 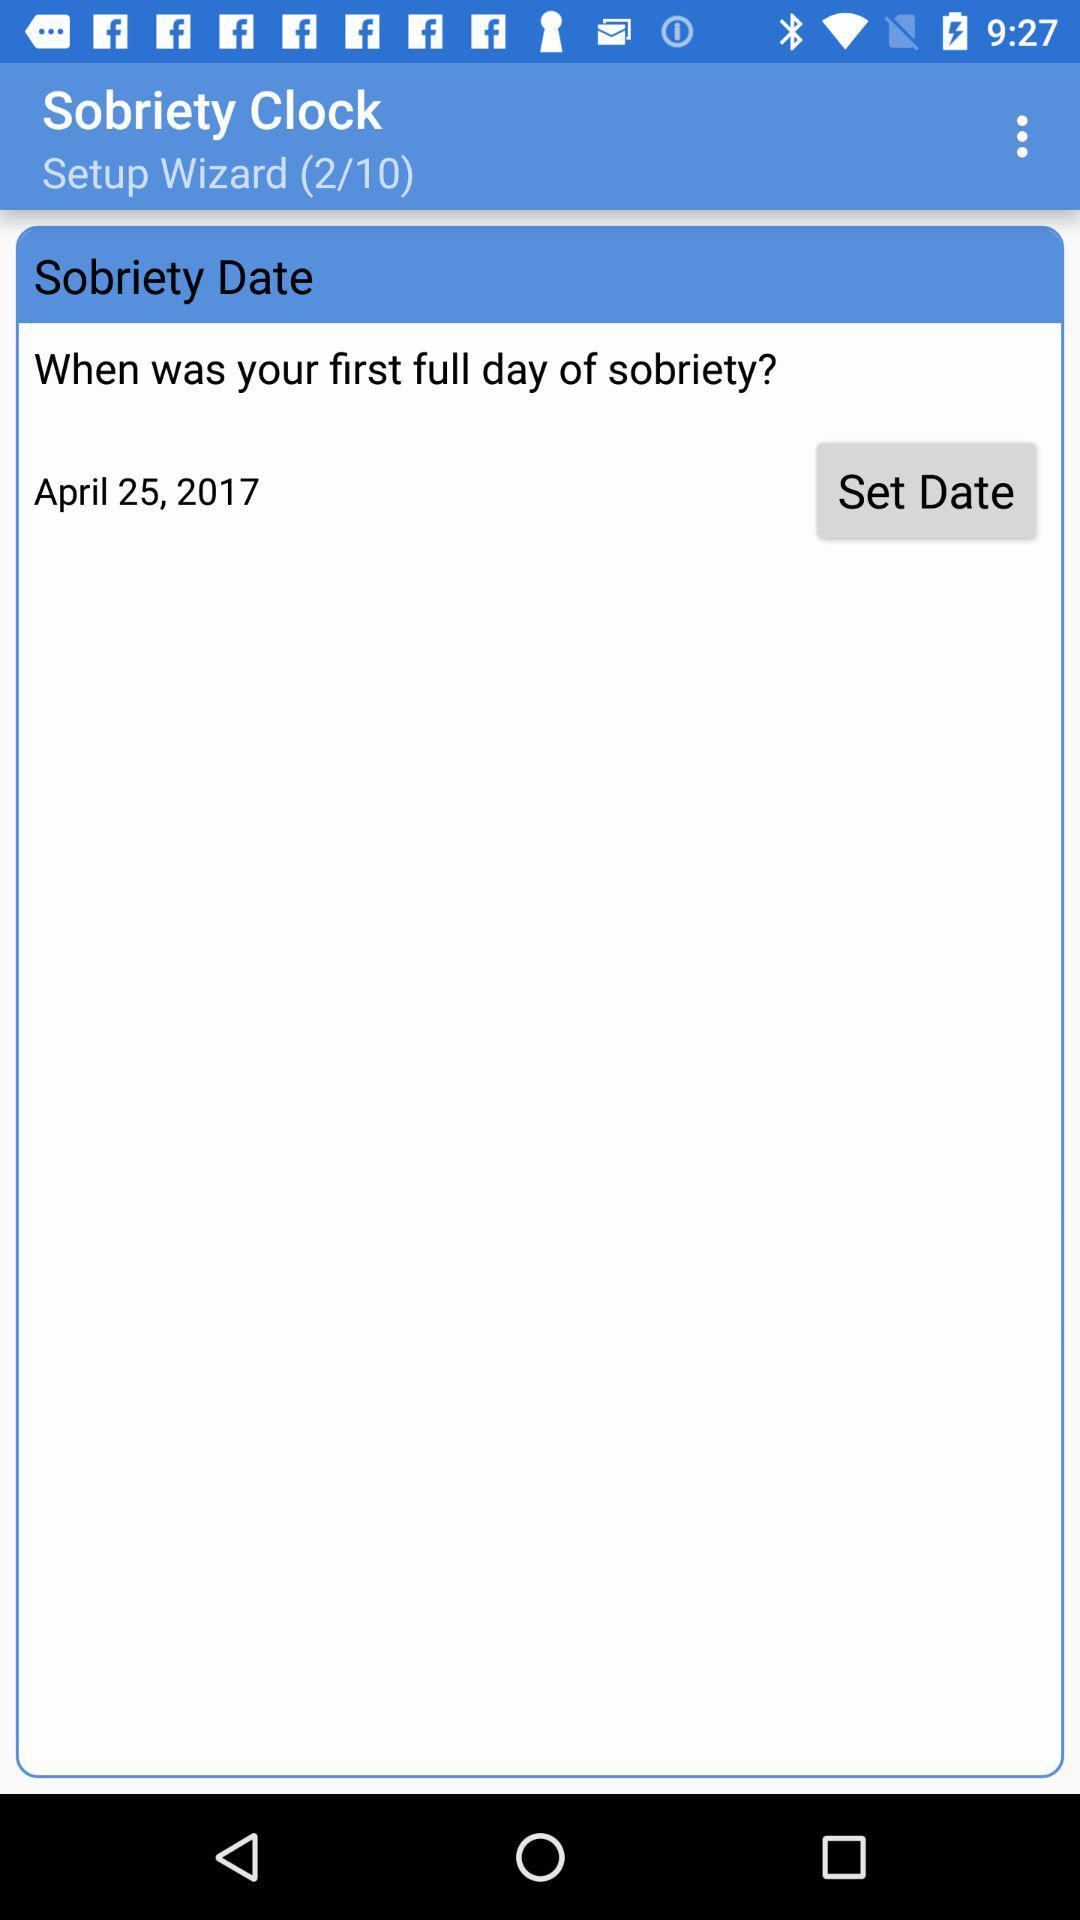 I want to click on the icon above the sobriety date icon, so click(x=1027, y=135).